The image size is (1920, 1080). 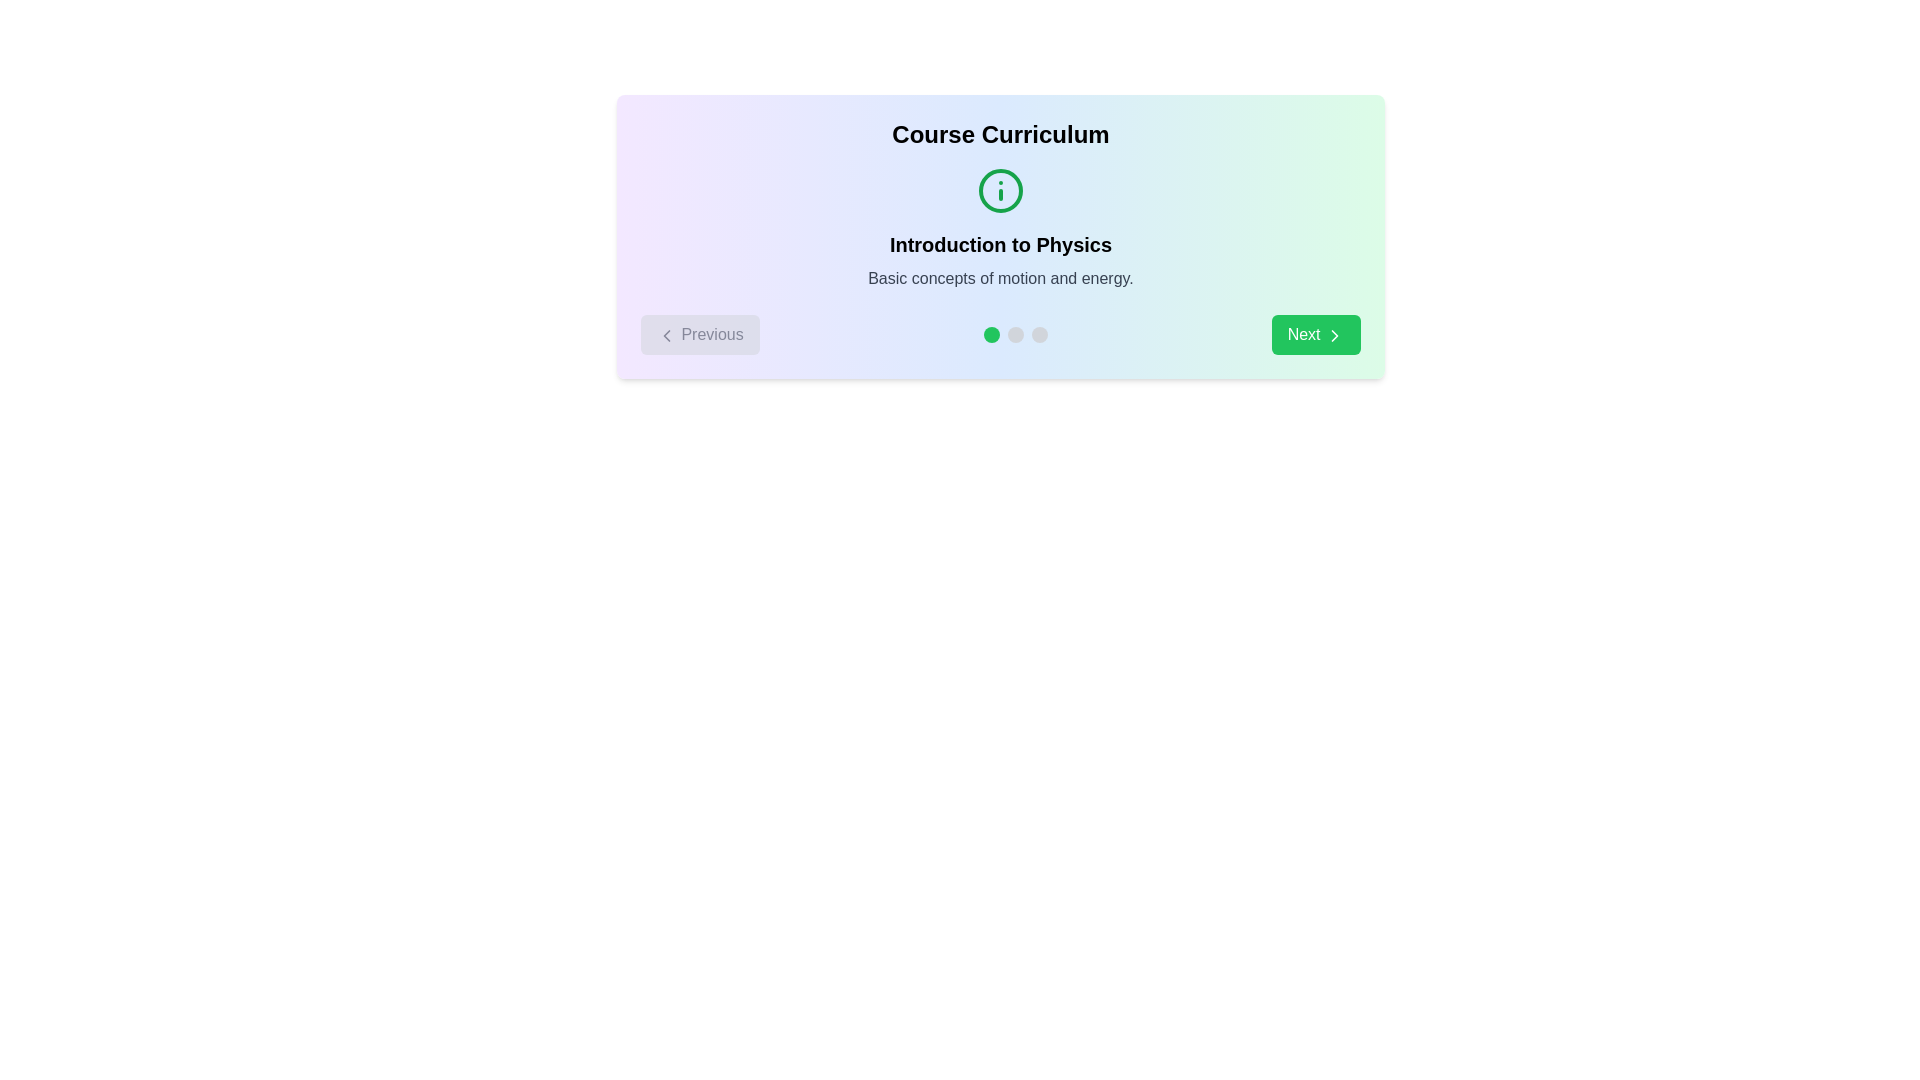 What do you see at coordinates (1001, 135) in the screenshot?
I see `the Static text header that serves as a title or heading for the section, indicating the main theme or topic of the elements grouped below it` at bounding box center [1001, 135].